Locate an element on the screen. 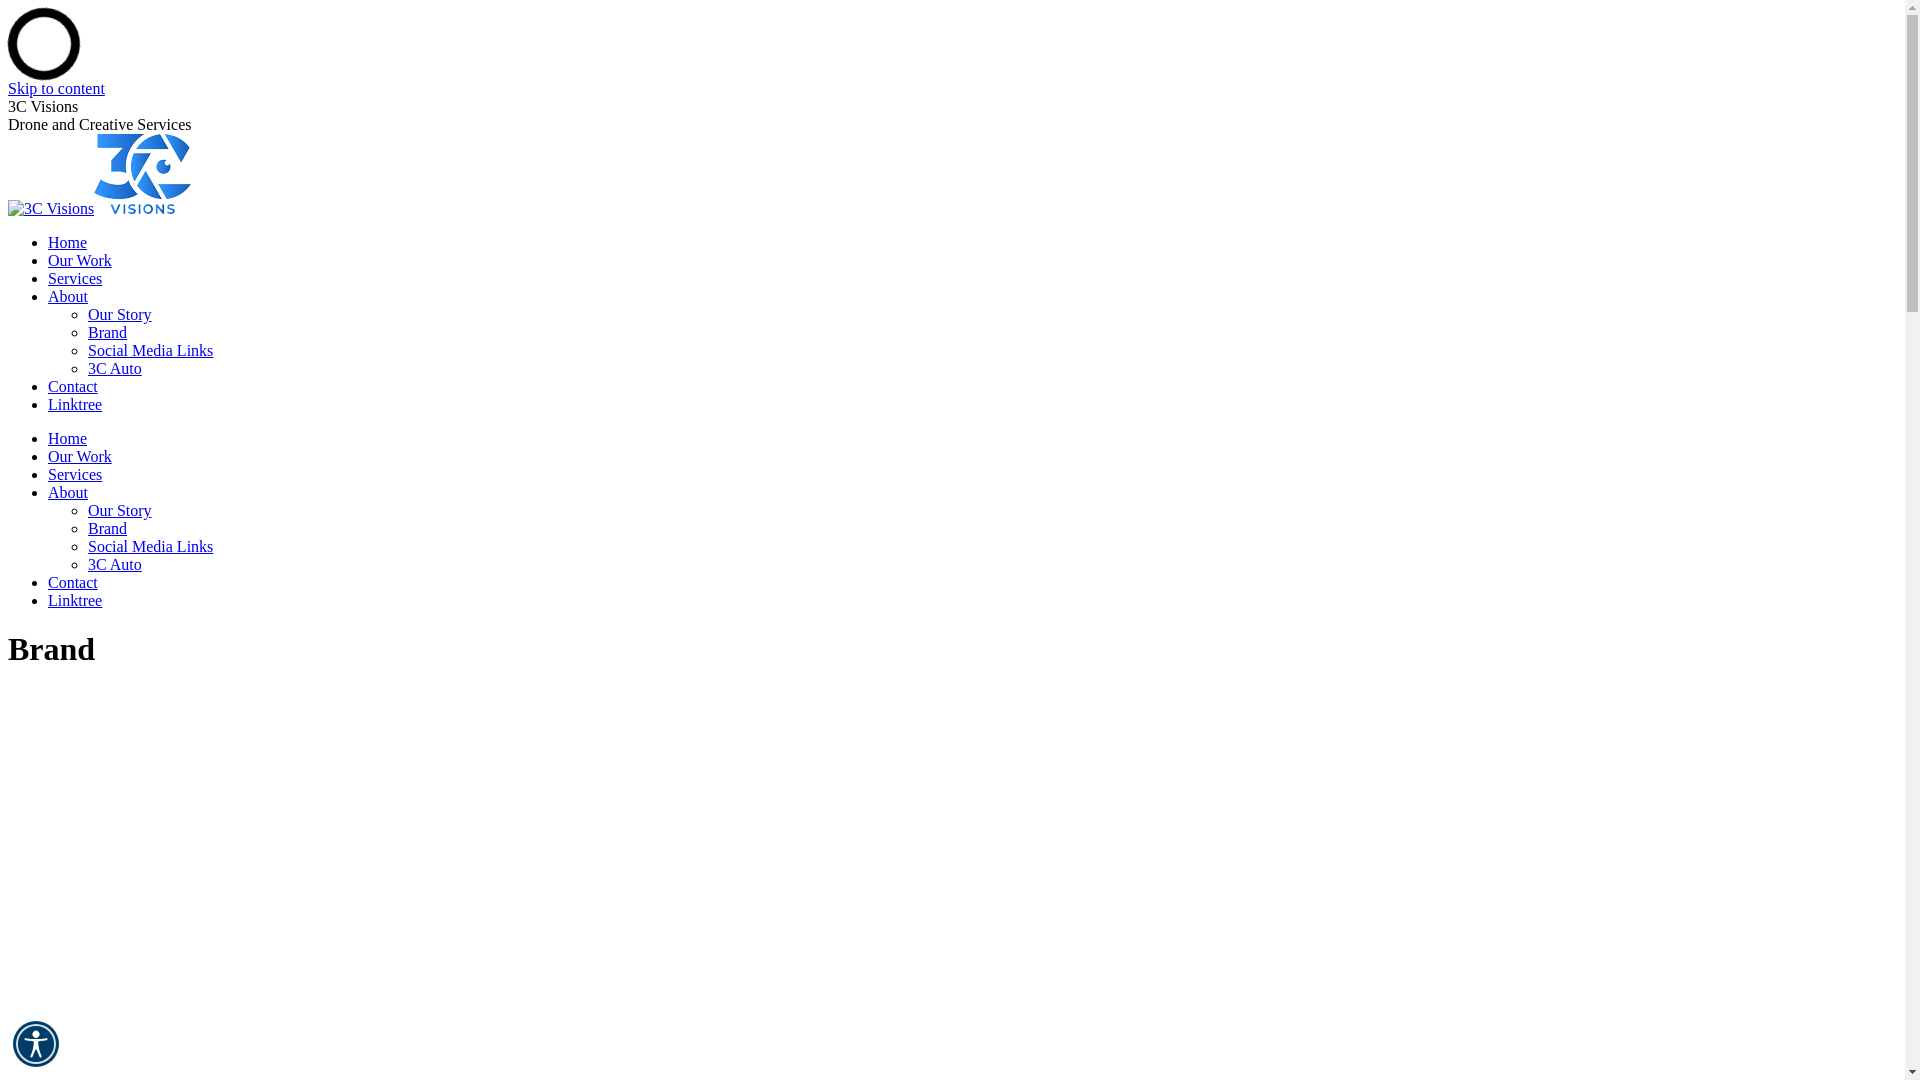 The height and width of the screenshot is (1080, 1920). 'Linktree' is located at coordinates (75, 404).